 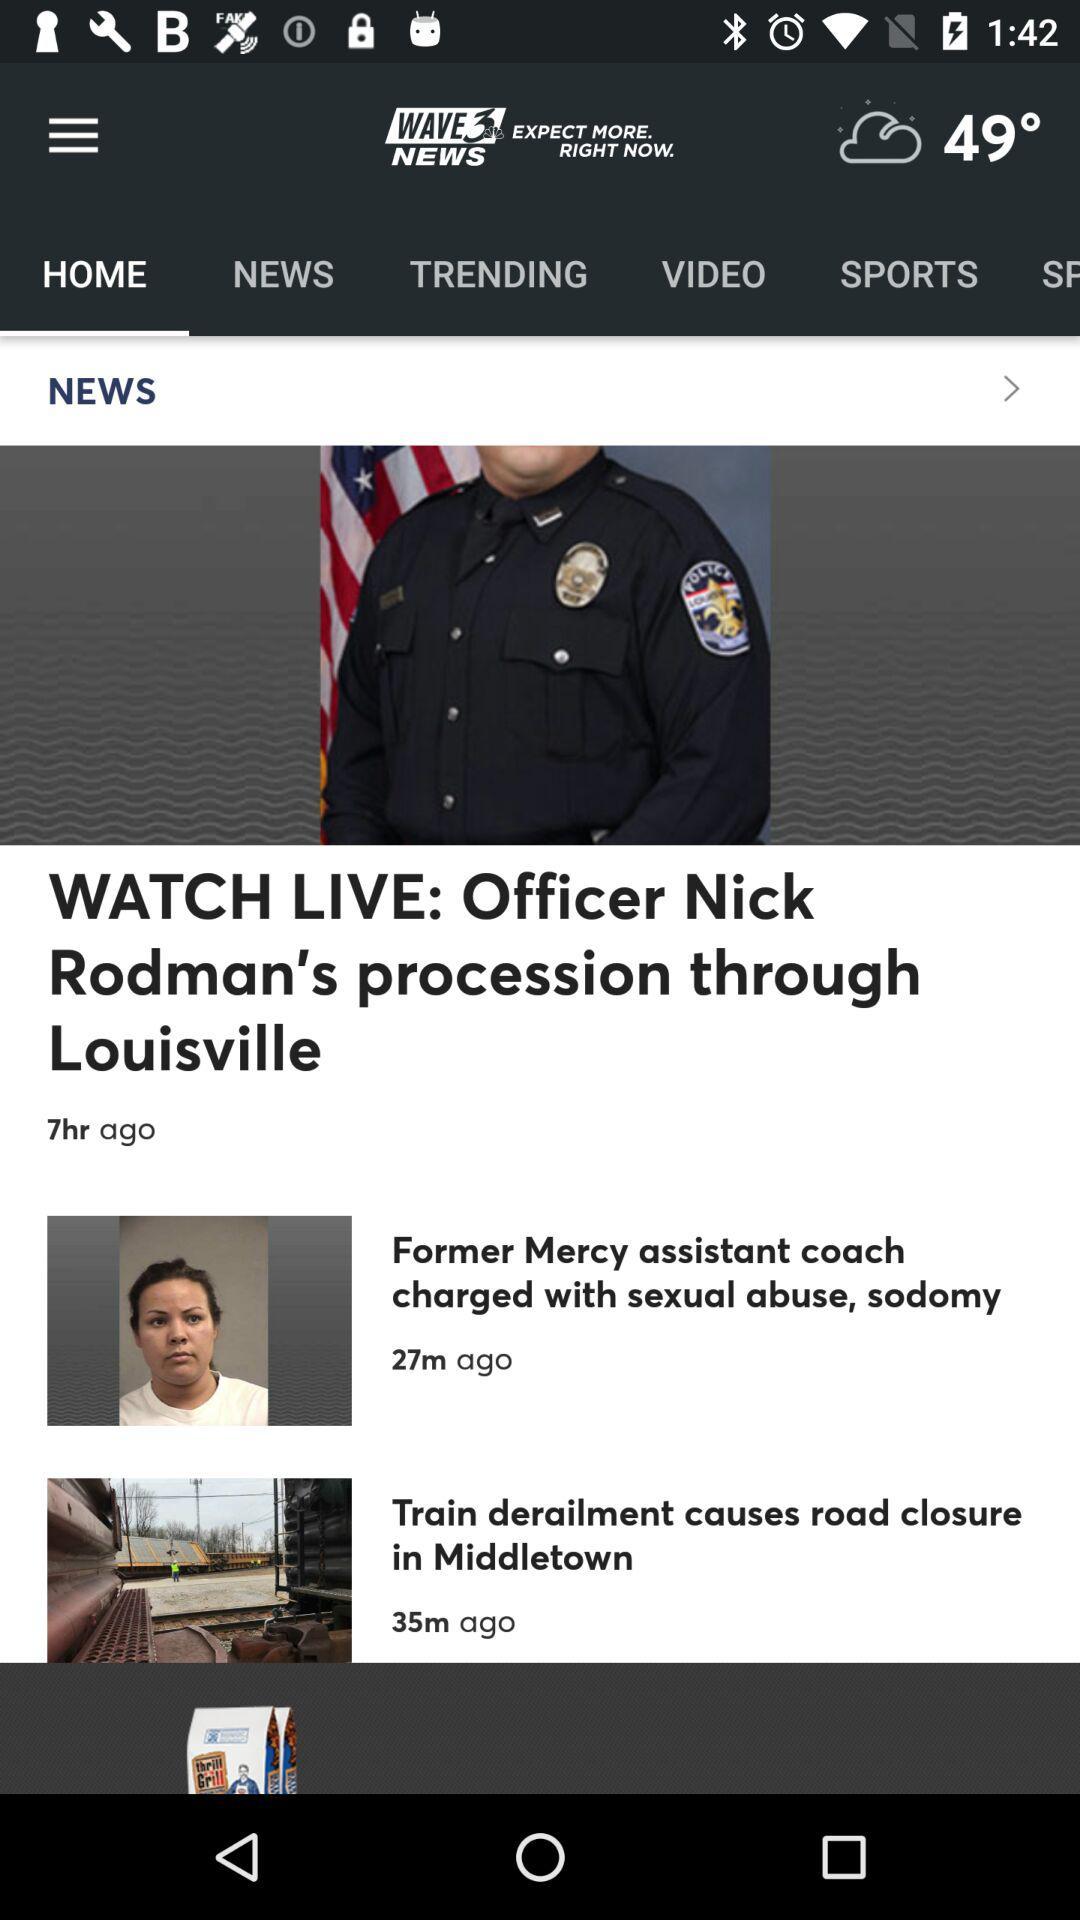 I want to click on advert, so click(x=540, y=1727).